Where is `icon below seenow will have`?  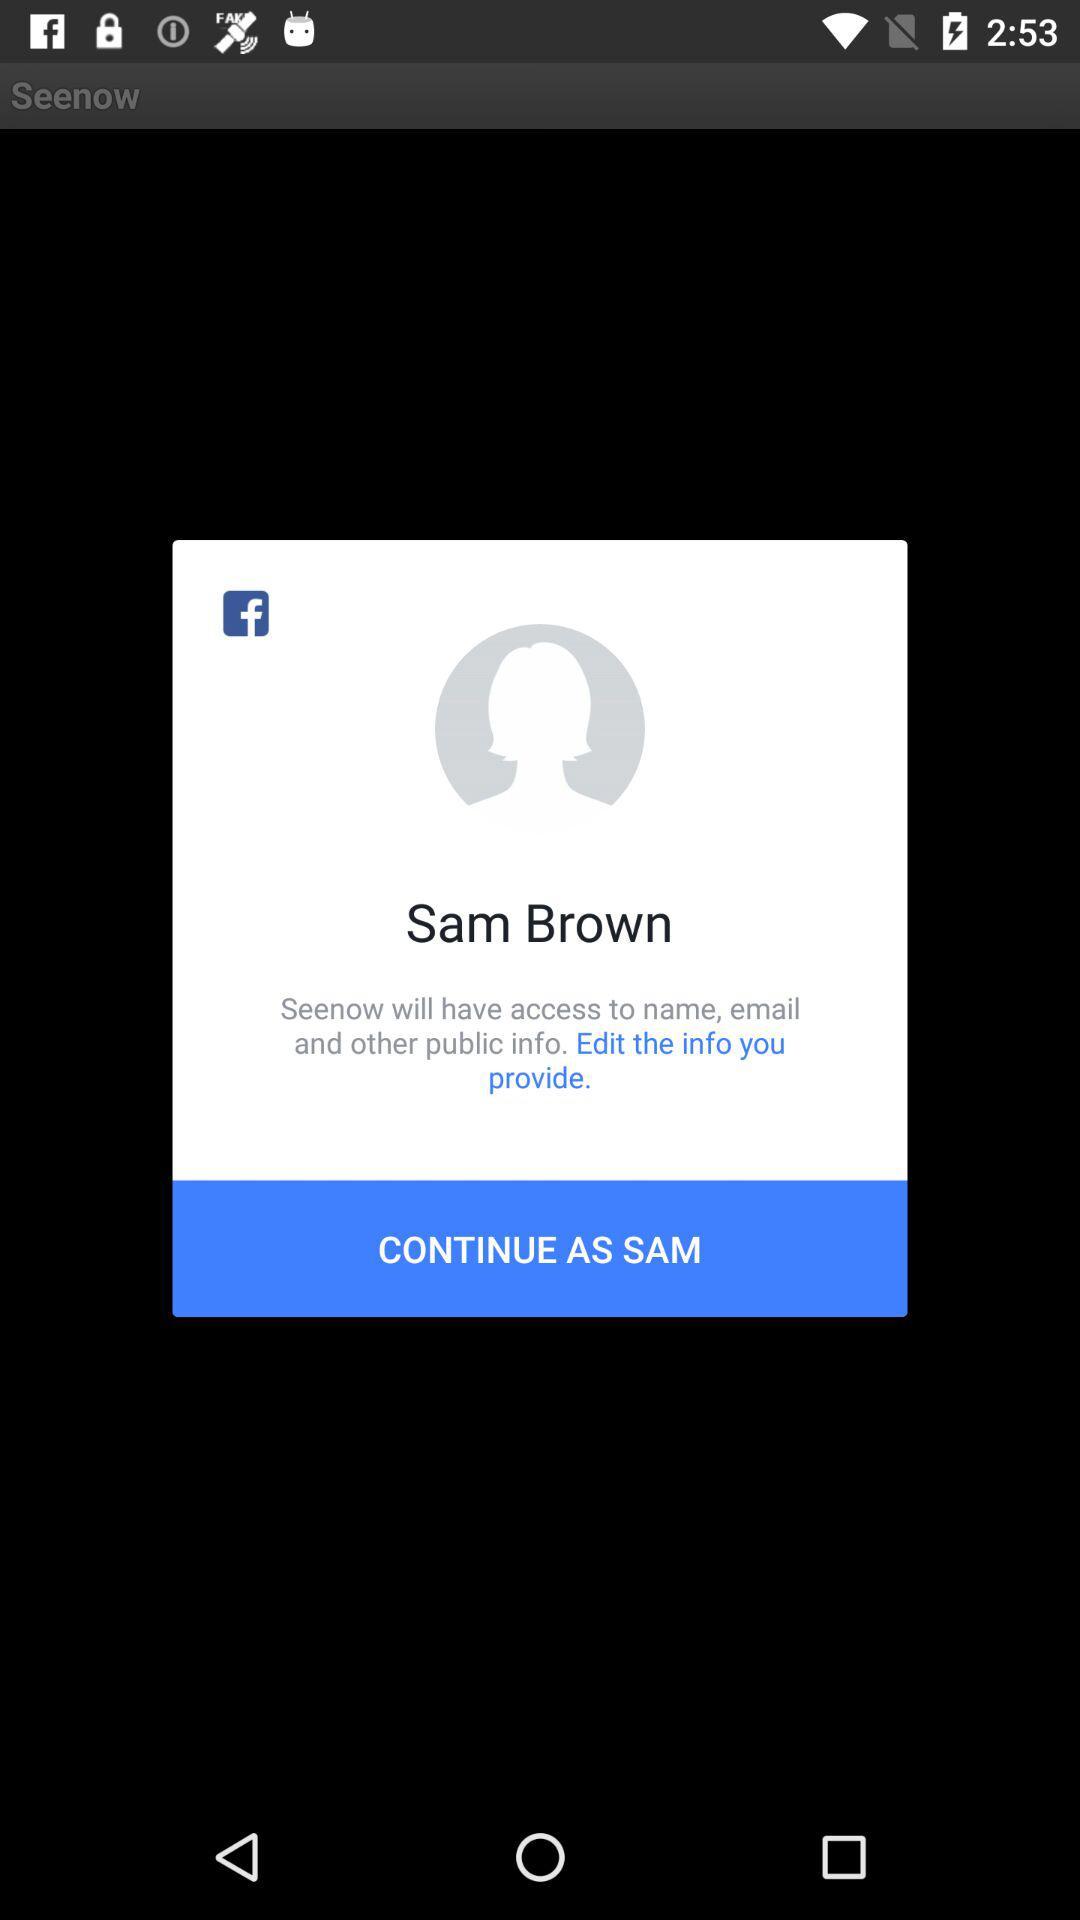 icon below seenow will have is located at coordinates (540, 1247).